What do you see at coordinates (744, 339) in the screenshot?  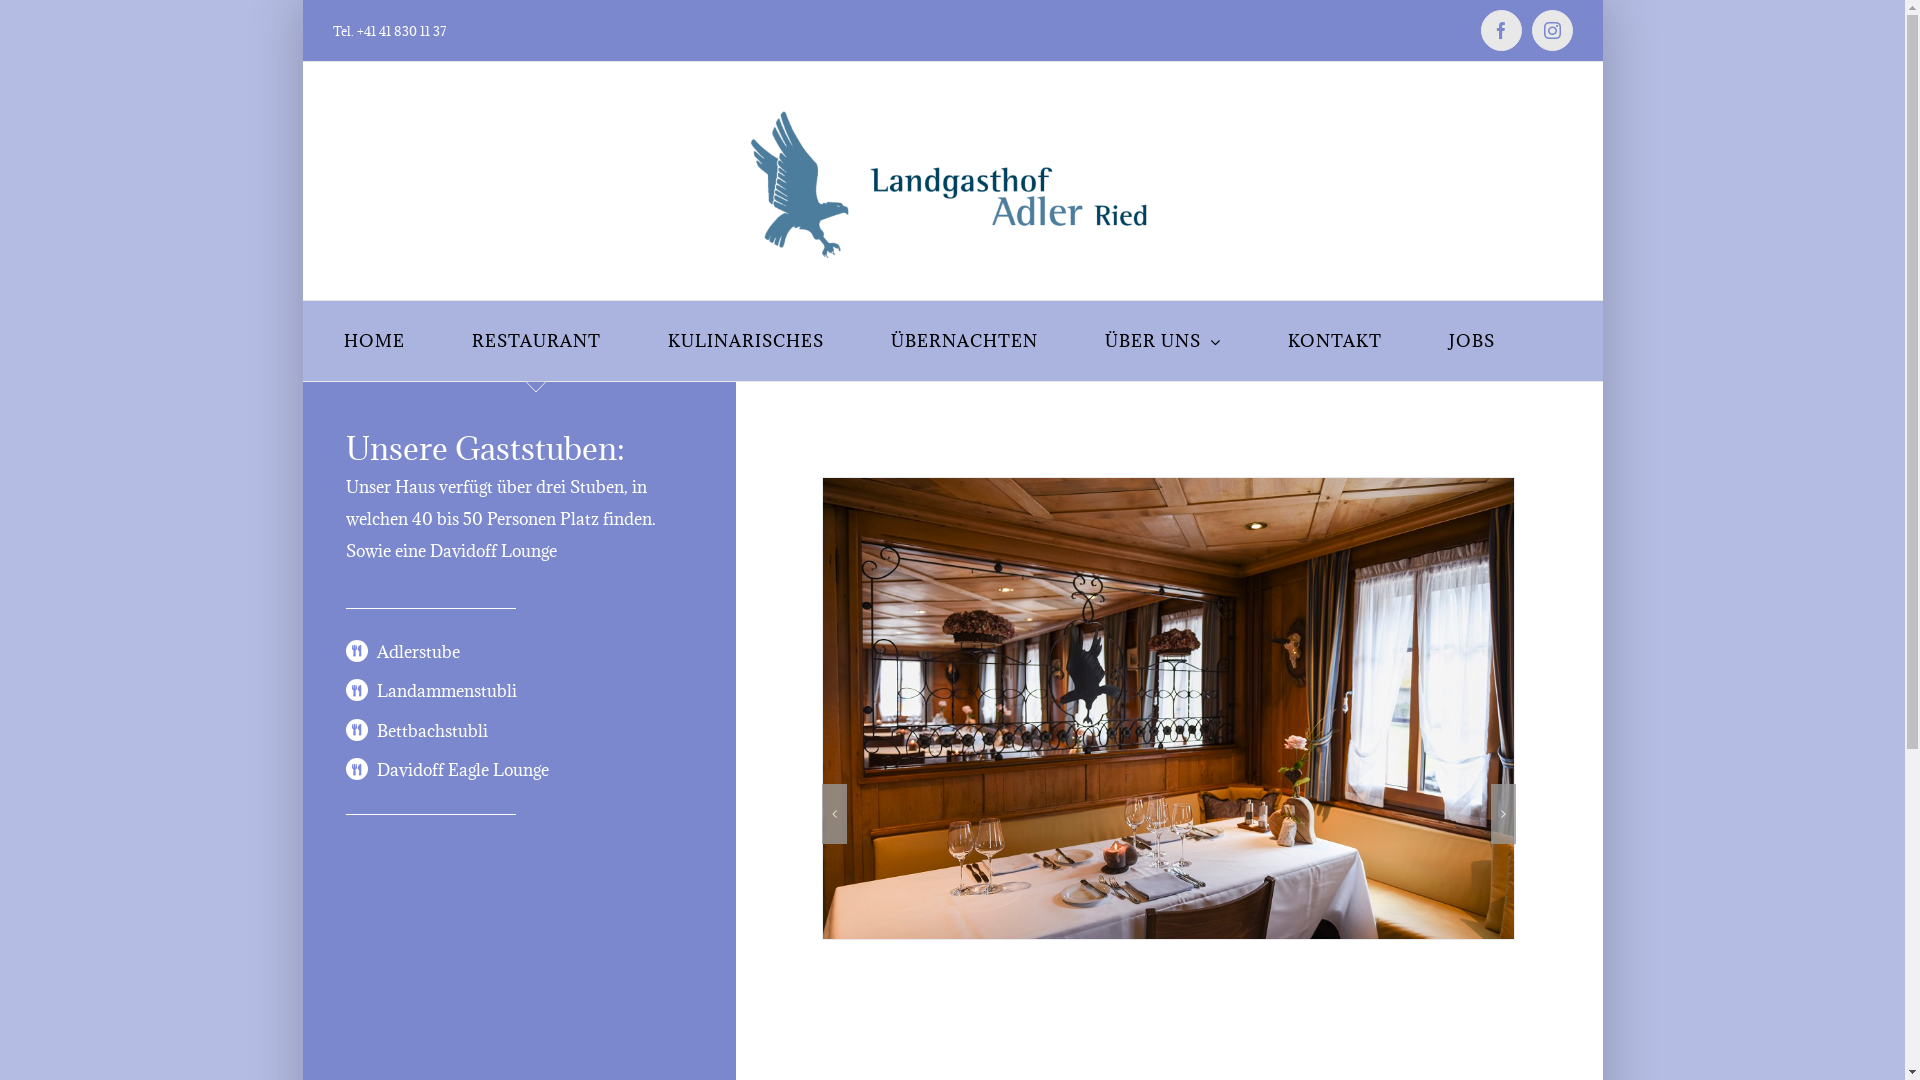 I see `'KULINARISCHES'` at bounding box center [744, 339].